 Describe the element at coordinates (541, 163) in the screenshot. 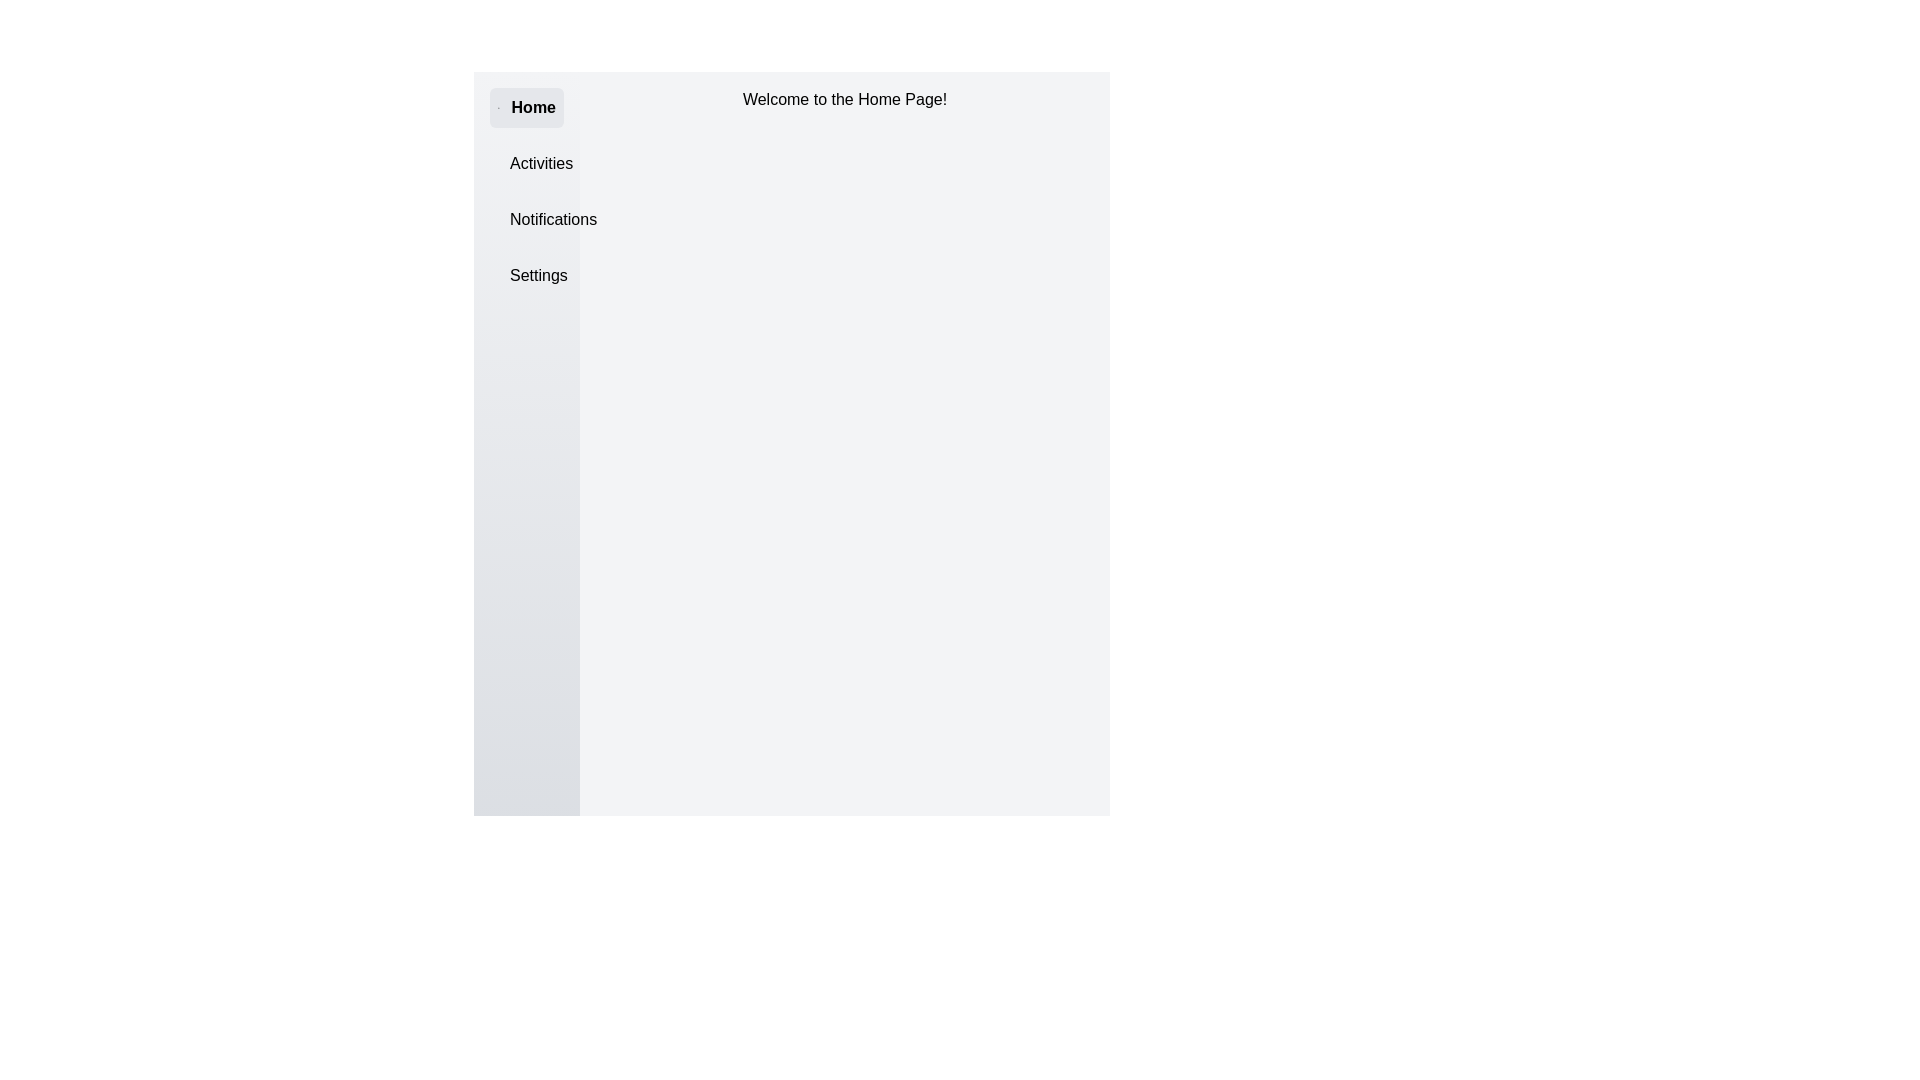

I see `the 'Activities' static text label located in the left-hand sidebar, which is the second item in a vertical list of menu options` at that location.